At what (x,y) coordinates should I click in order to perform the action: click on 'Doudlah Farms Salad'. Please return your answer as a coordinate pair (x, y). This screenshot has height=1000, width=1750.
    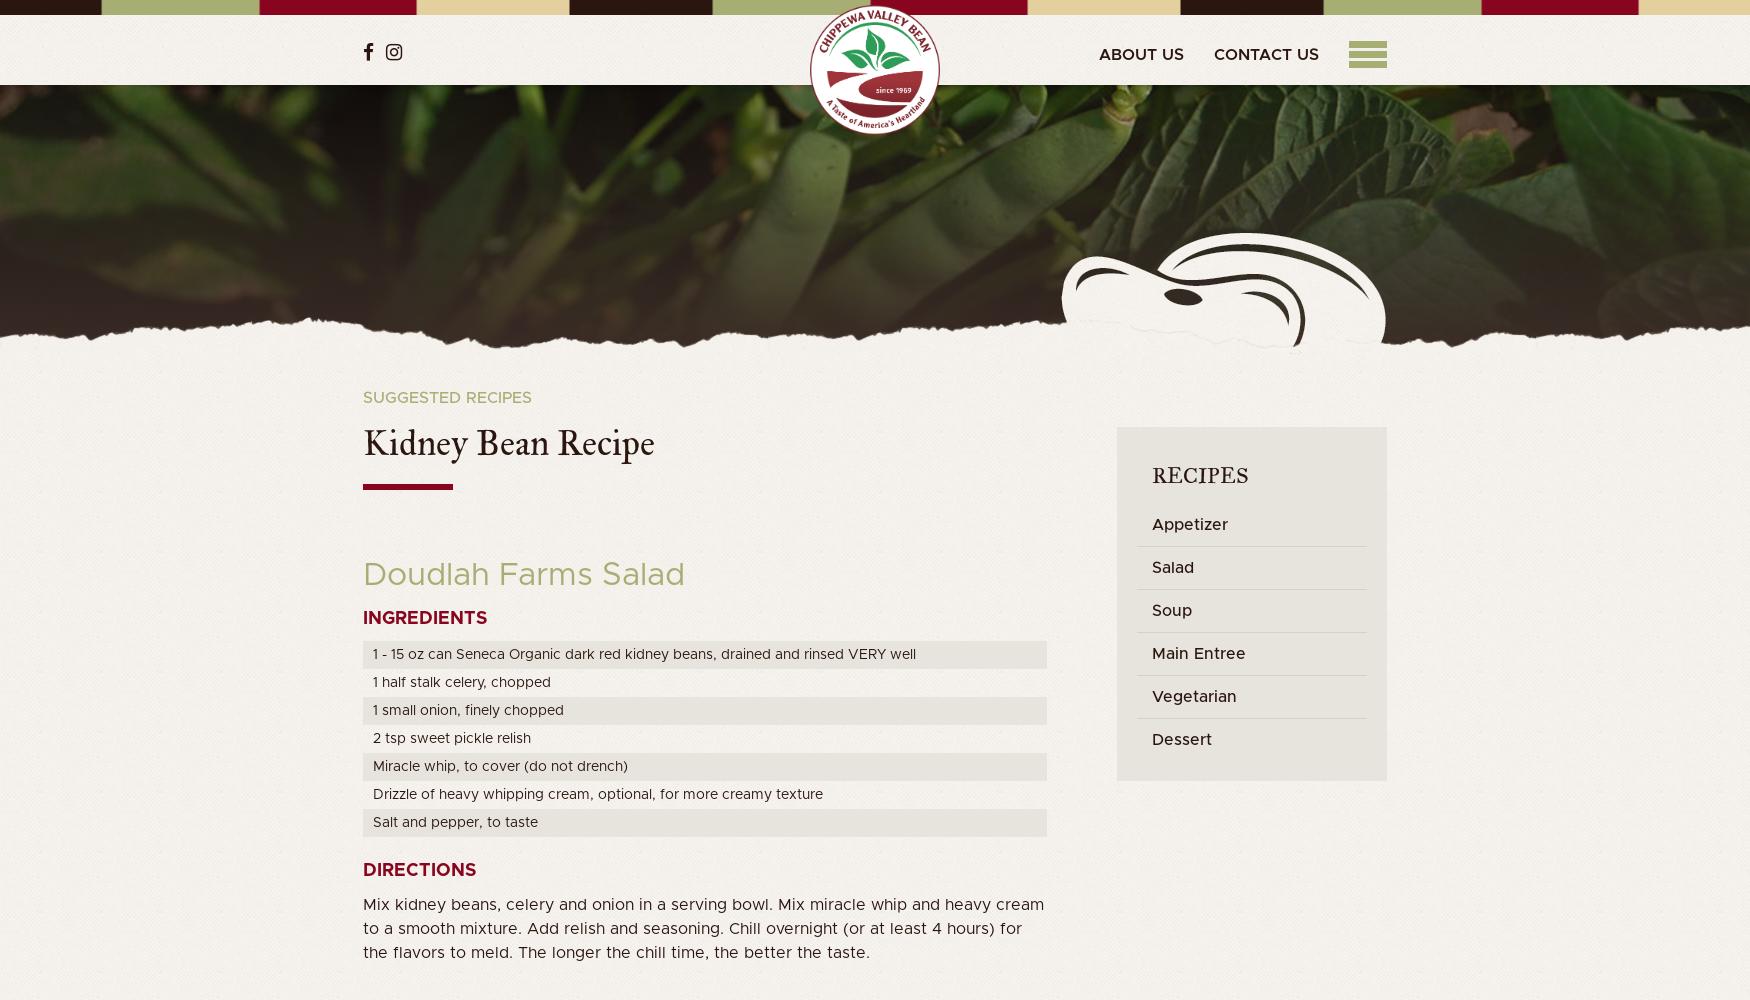
    Looking at the image, I should click on (522, 575).